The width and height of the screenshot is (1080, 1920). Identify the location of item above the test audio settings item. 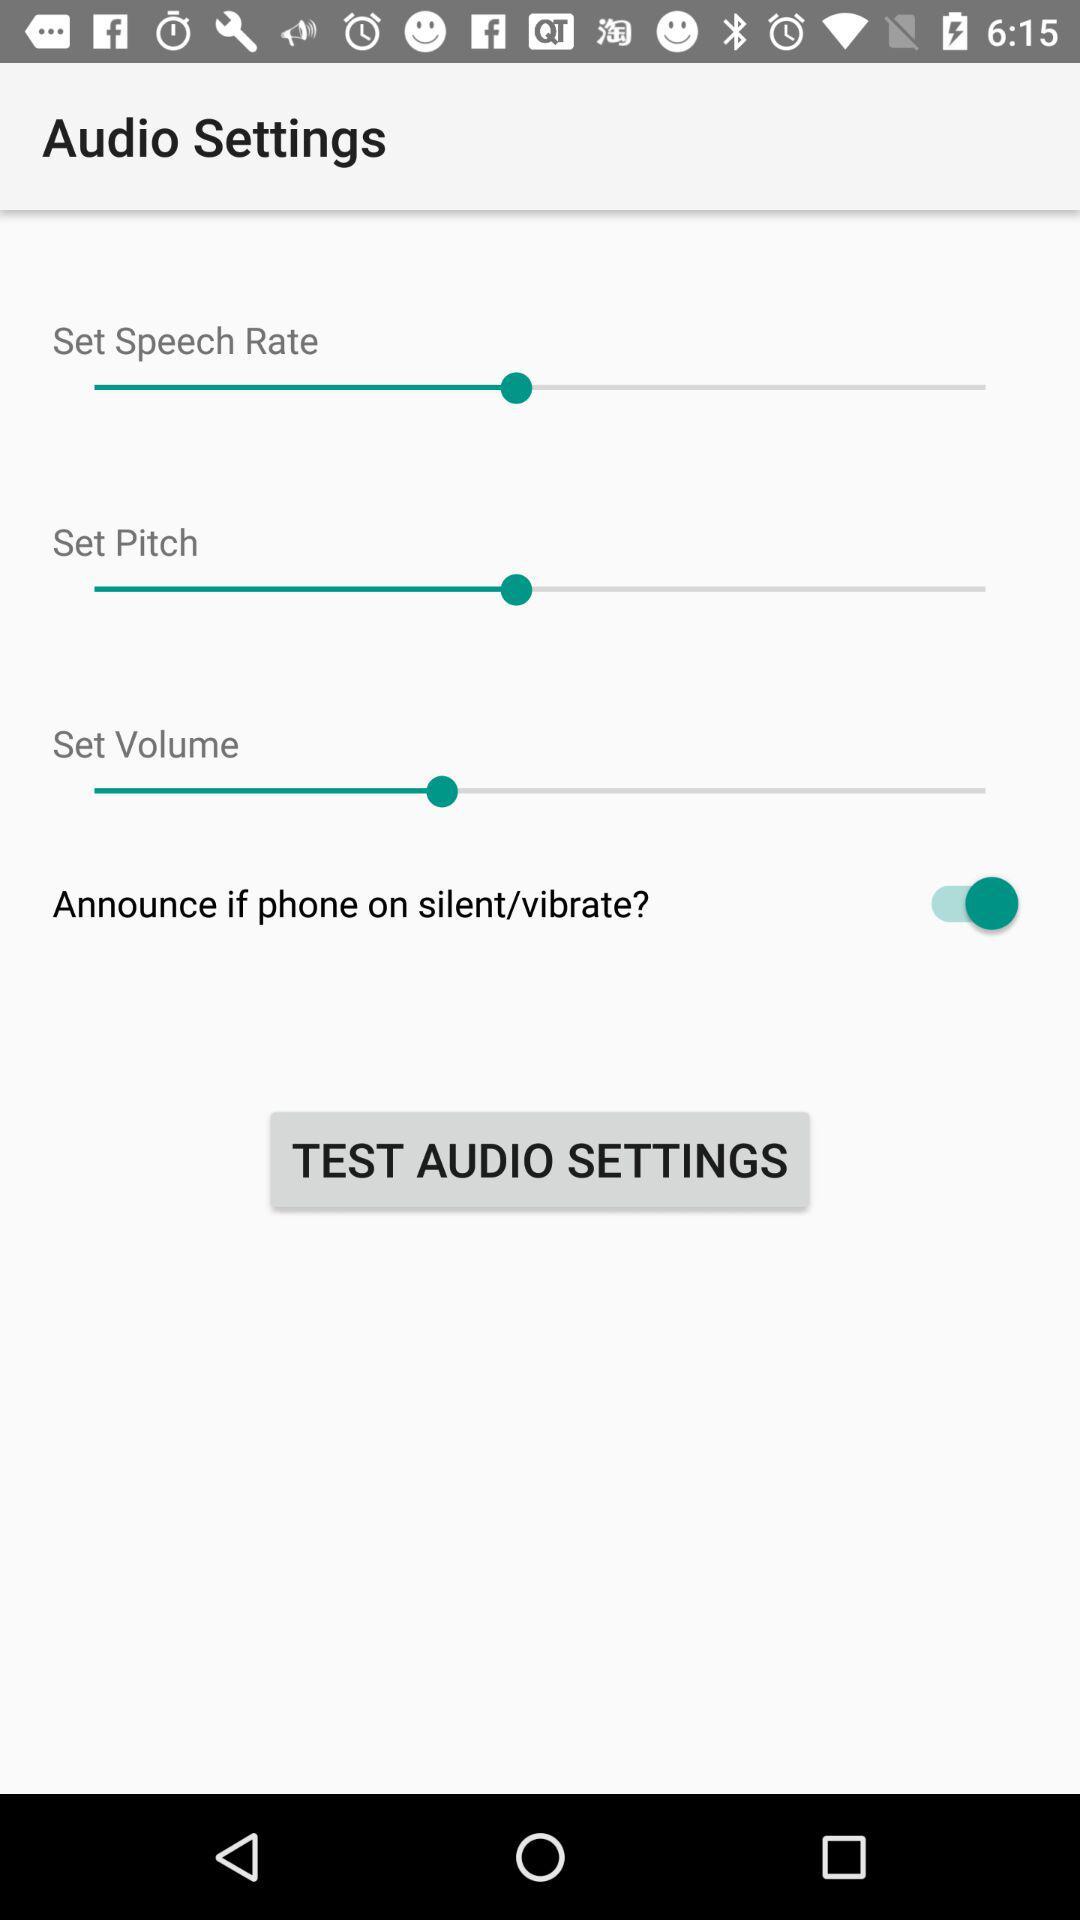
(540, 902).